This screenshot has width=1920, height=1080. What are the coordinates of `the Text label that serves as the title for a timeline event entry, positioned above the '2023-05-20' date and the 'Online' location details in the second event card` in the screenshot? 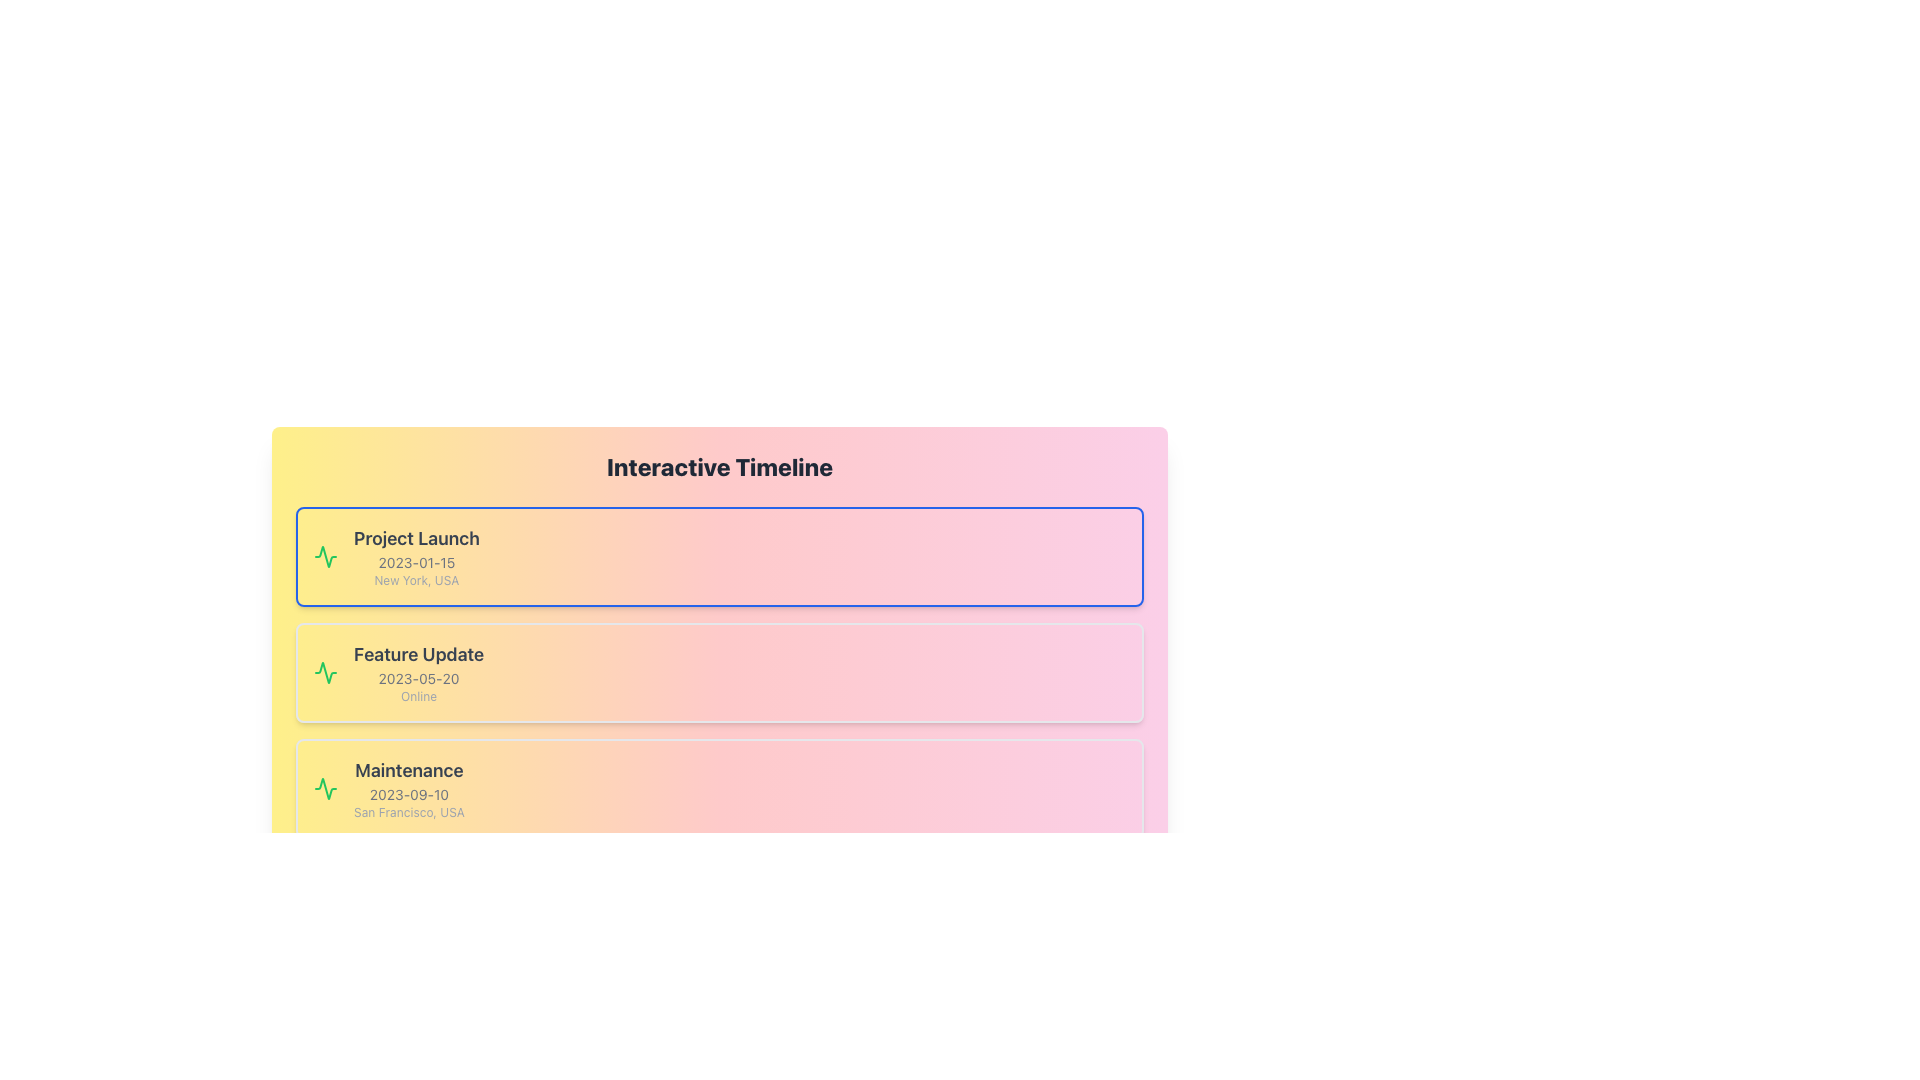 It's located at (418, 655).